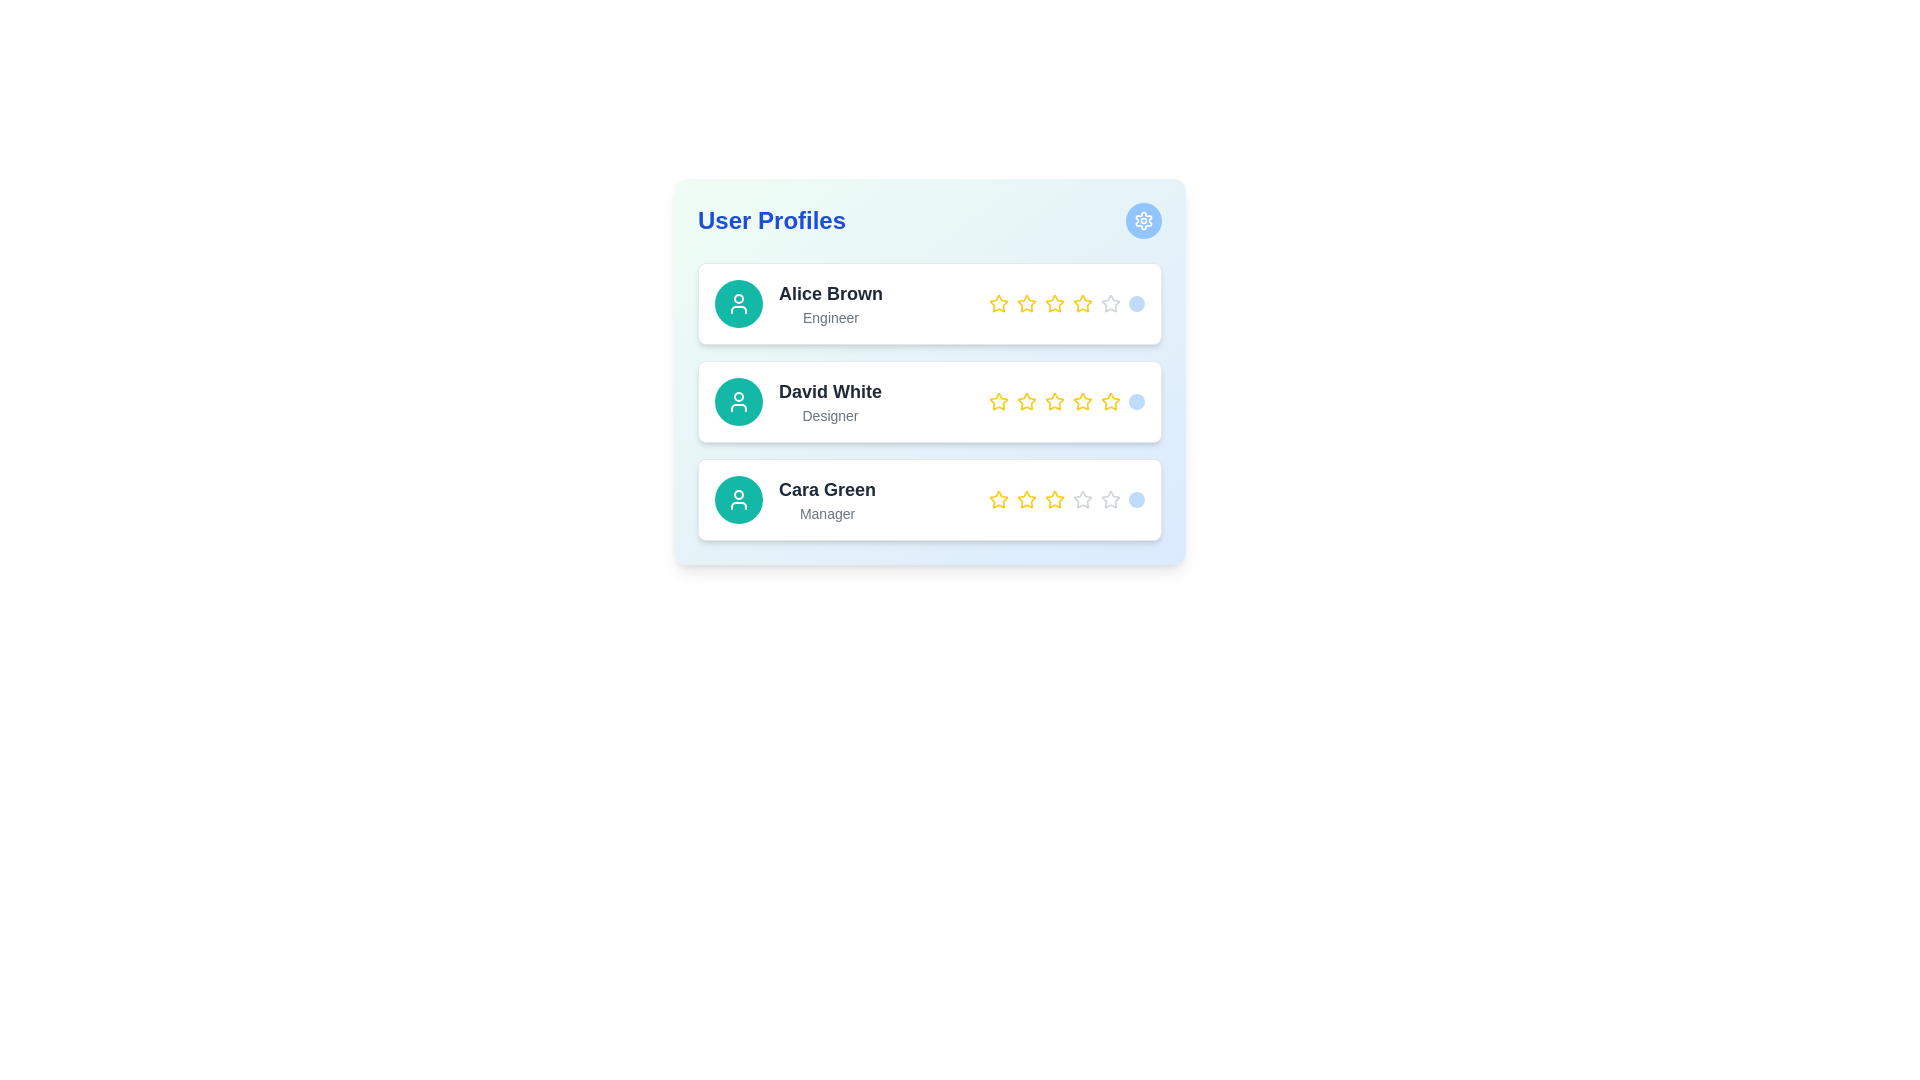 This screenshot has height=1080, width=1920. I want to click on the third star-shaped icon in the rating component associated with user 'Cara Green', so click(1109, 498).